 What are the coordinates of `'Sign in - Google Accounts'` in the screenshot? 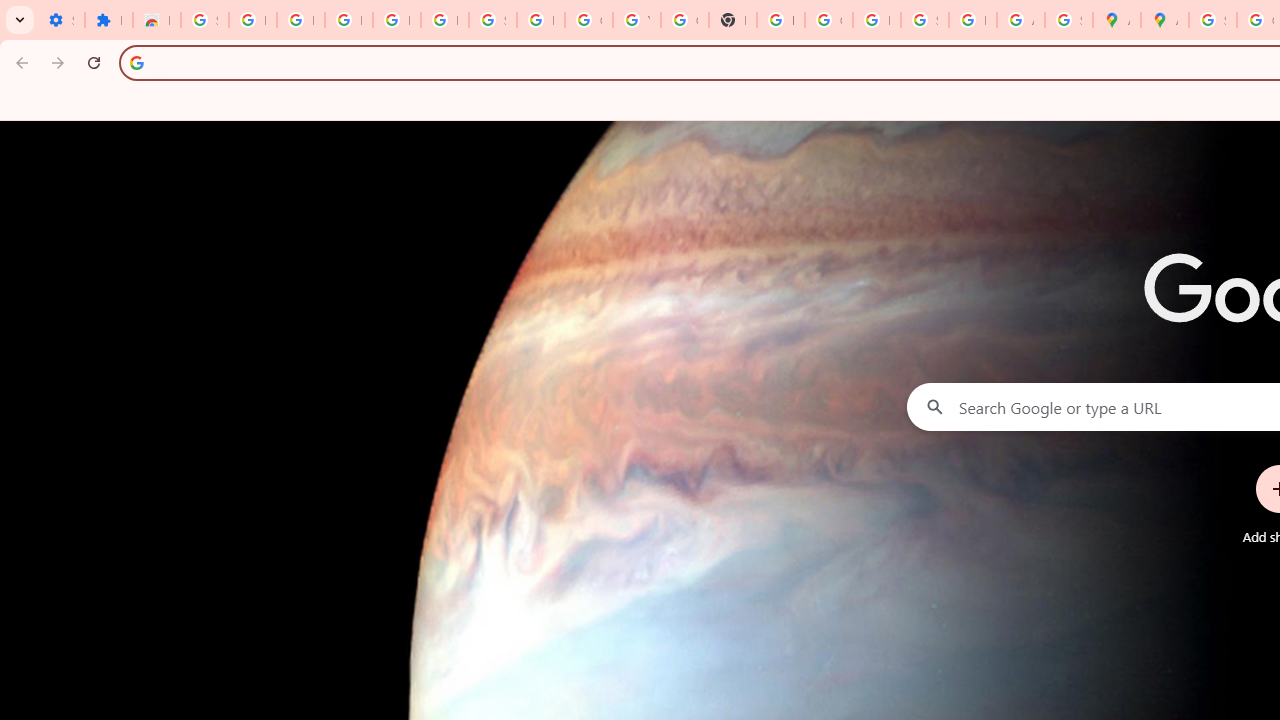 It's located at (204, 20).